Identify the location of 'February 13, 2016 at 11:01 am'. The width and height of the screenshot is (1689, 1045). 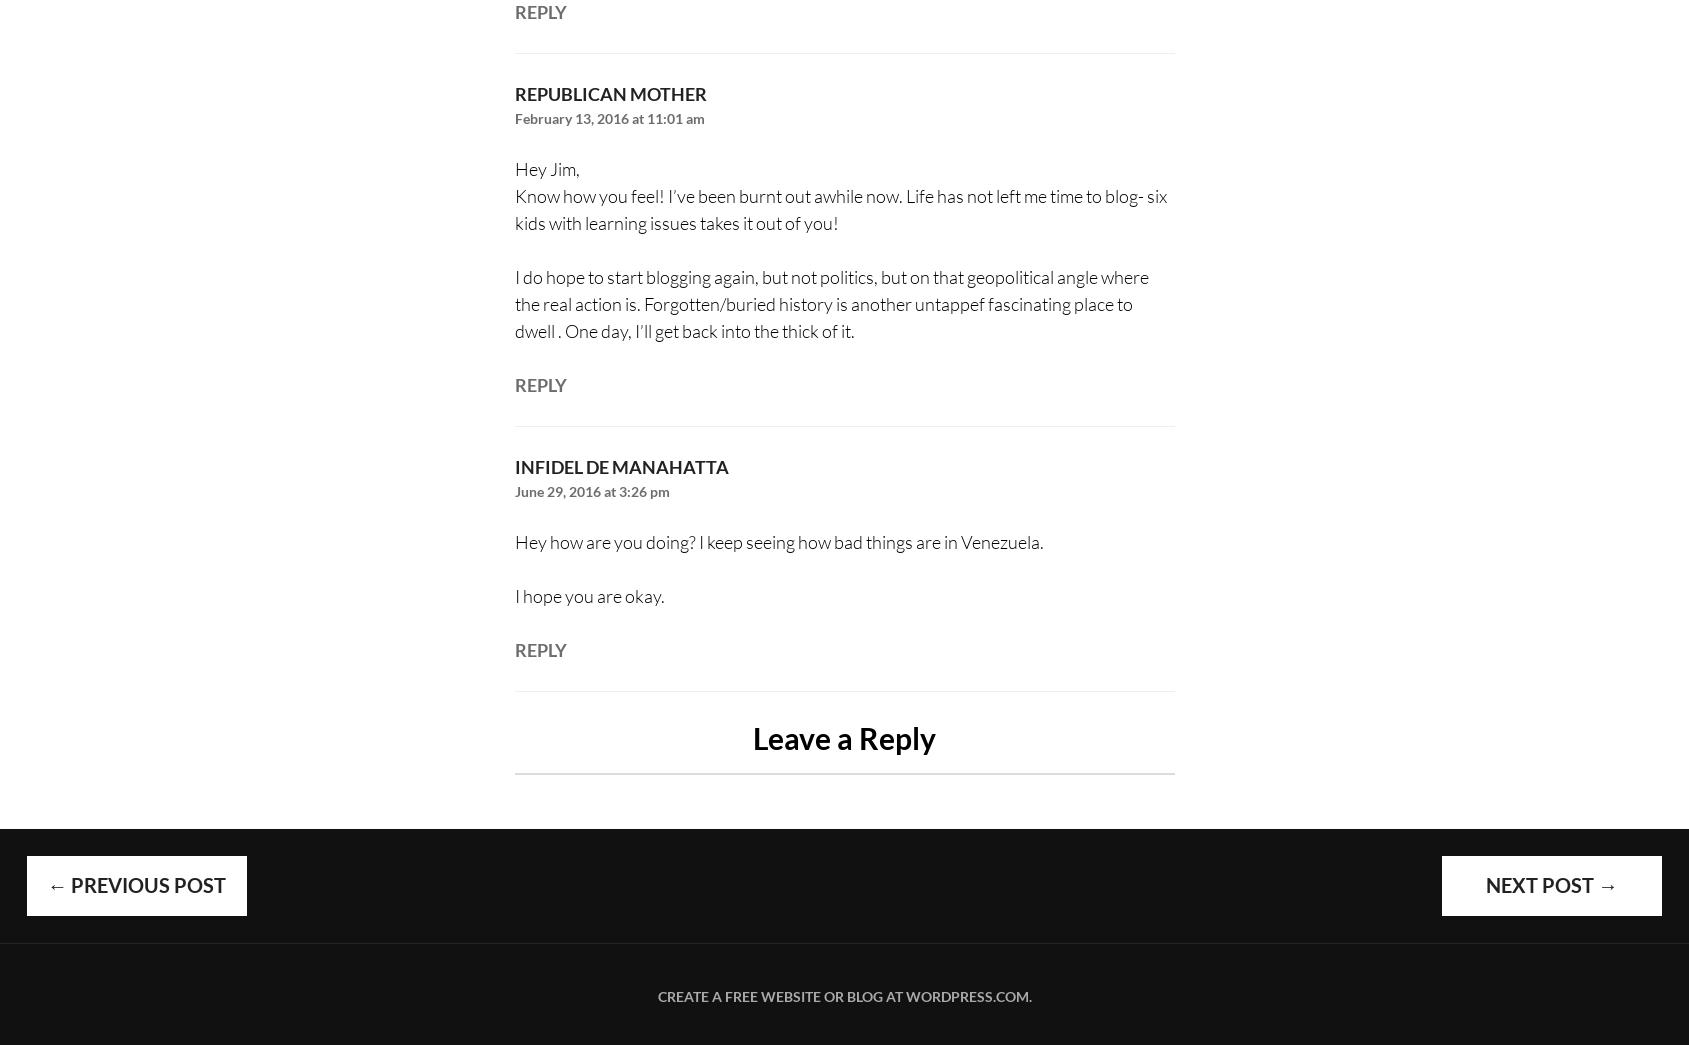
(608, 117).